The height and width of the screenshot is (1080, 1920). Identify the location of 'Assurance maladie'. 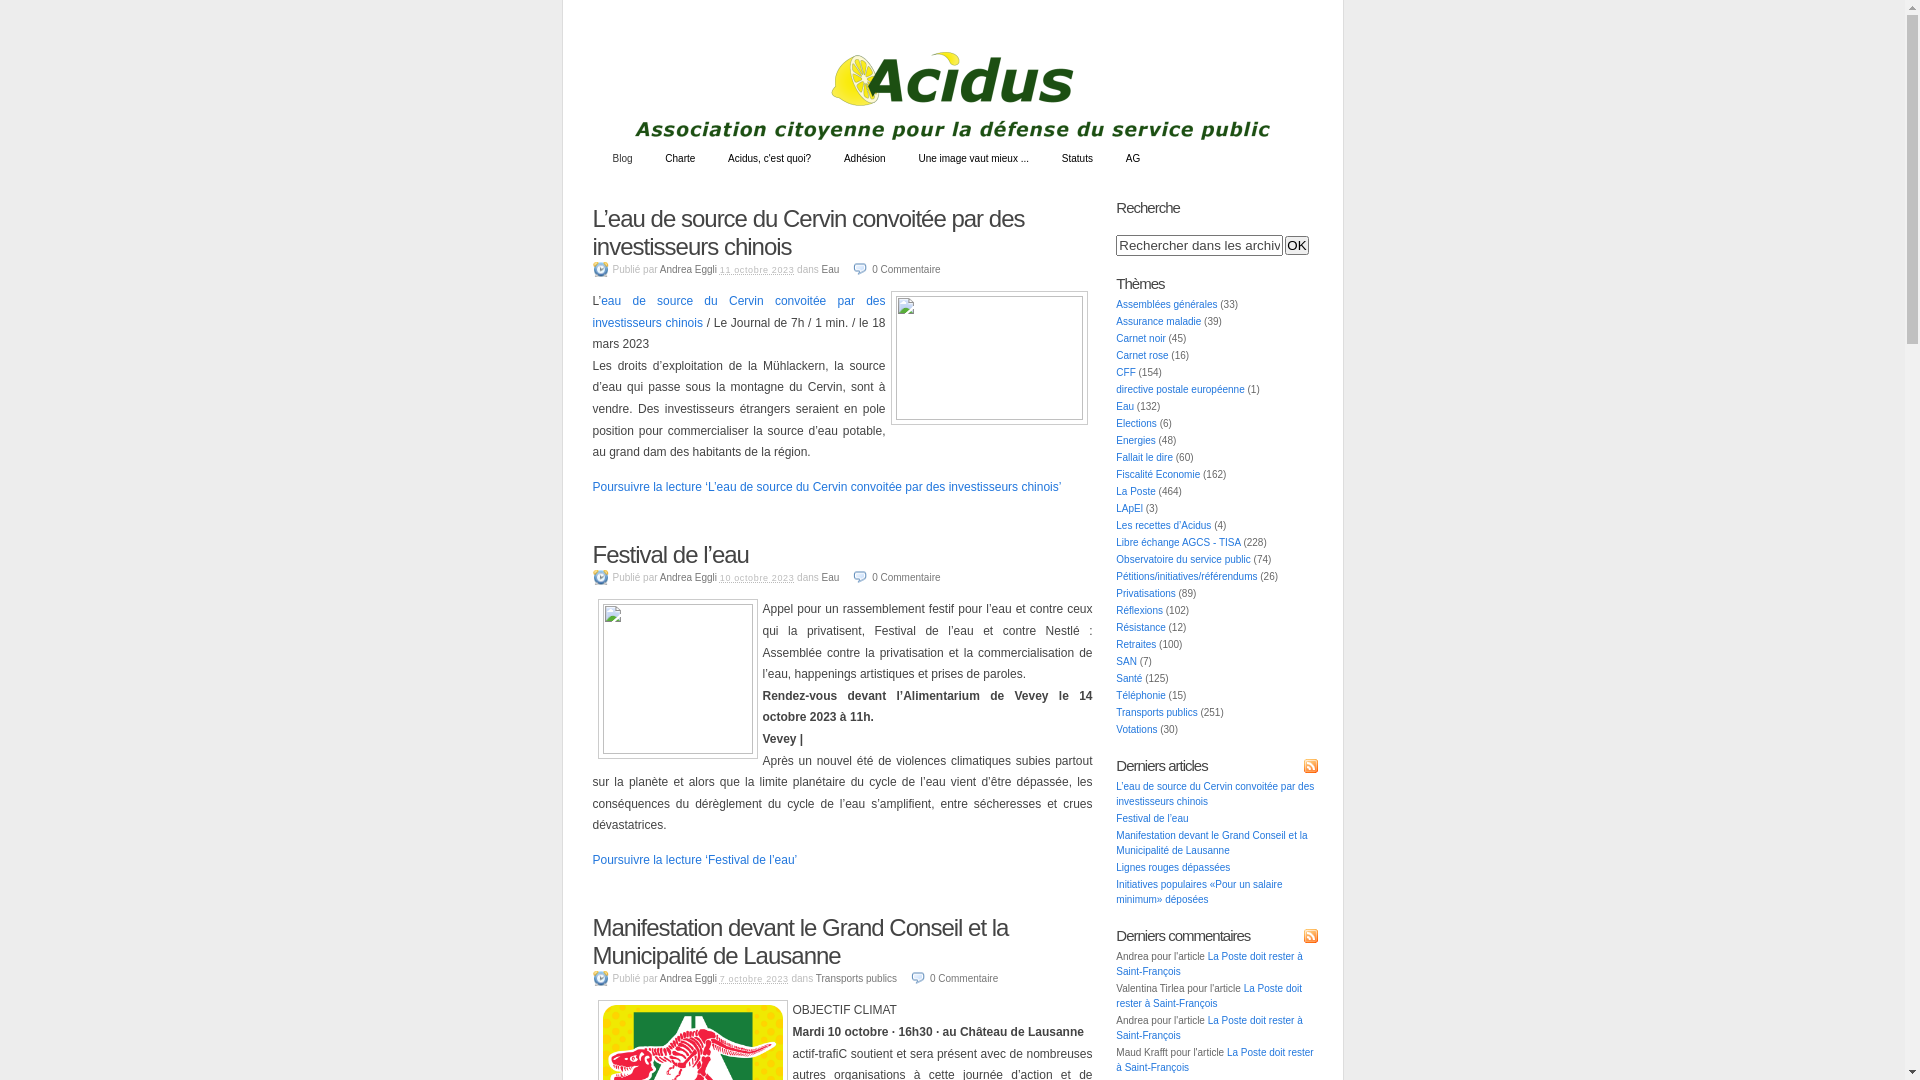
(1158, 320).